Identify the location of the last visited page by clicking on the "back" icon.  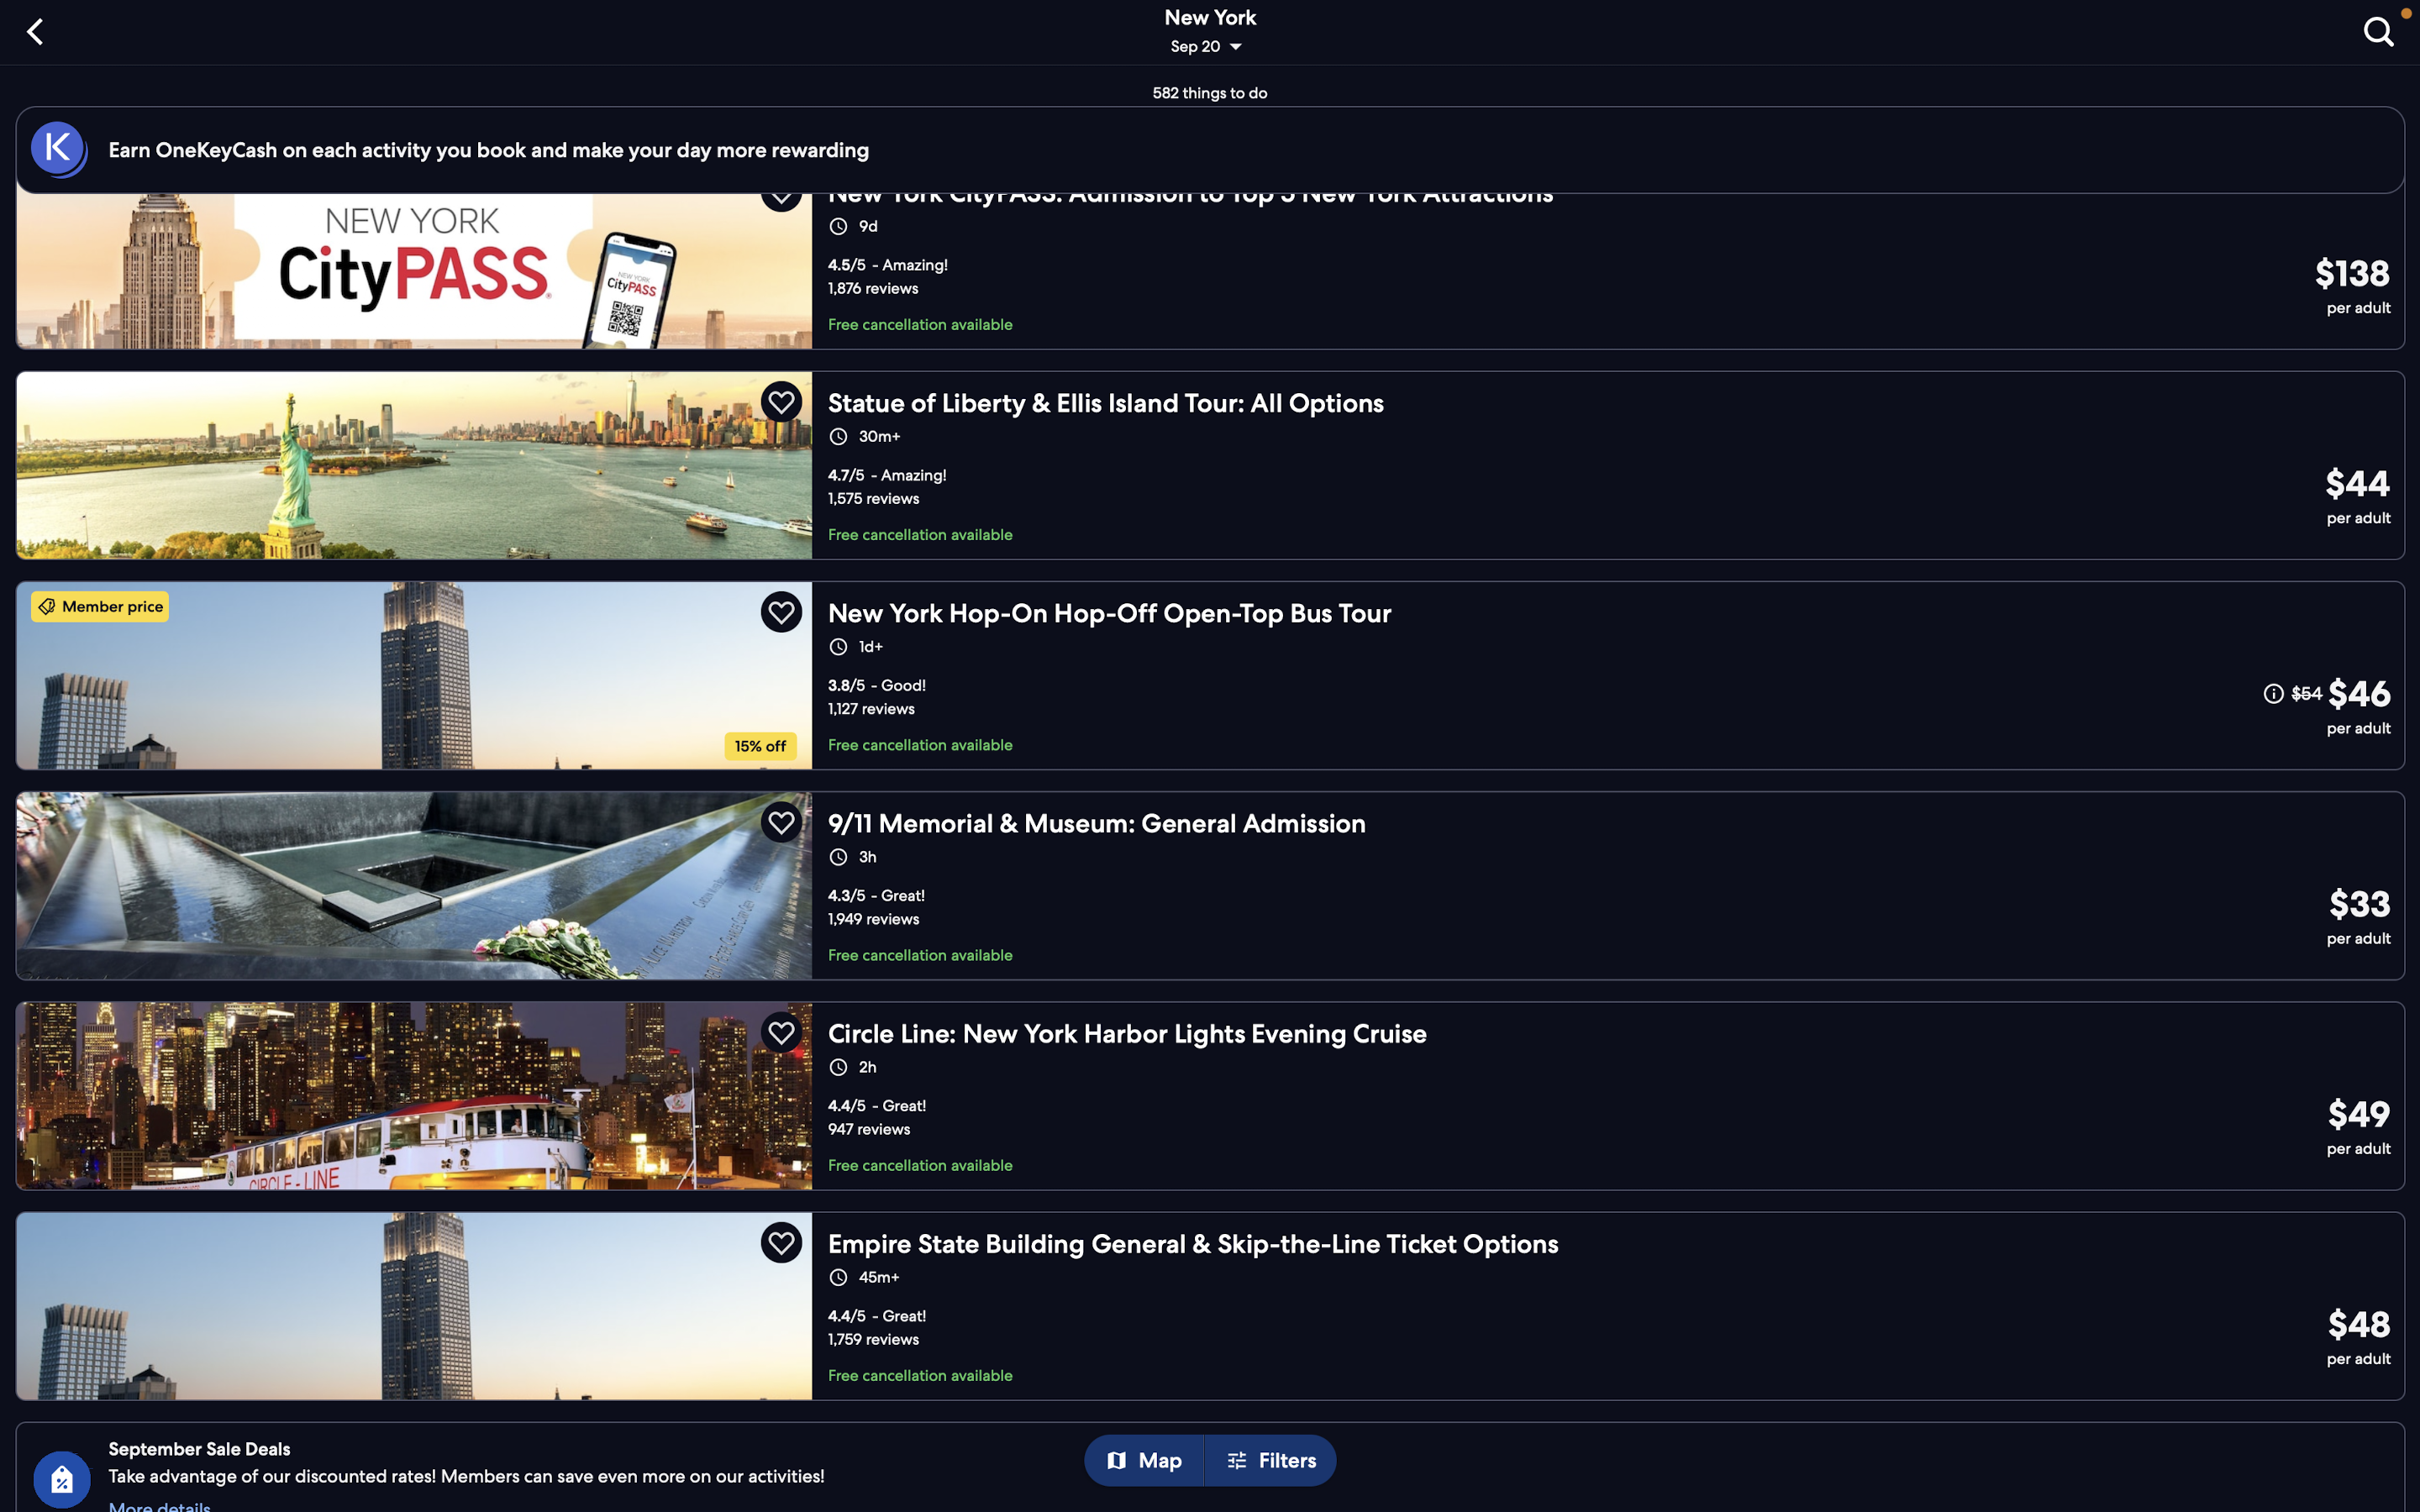
(39, 29).